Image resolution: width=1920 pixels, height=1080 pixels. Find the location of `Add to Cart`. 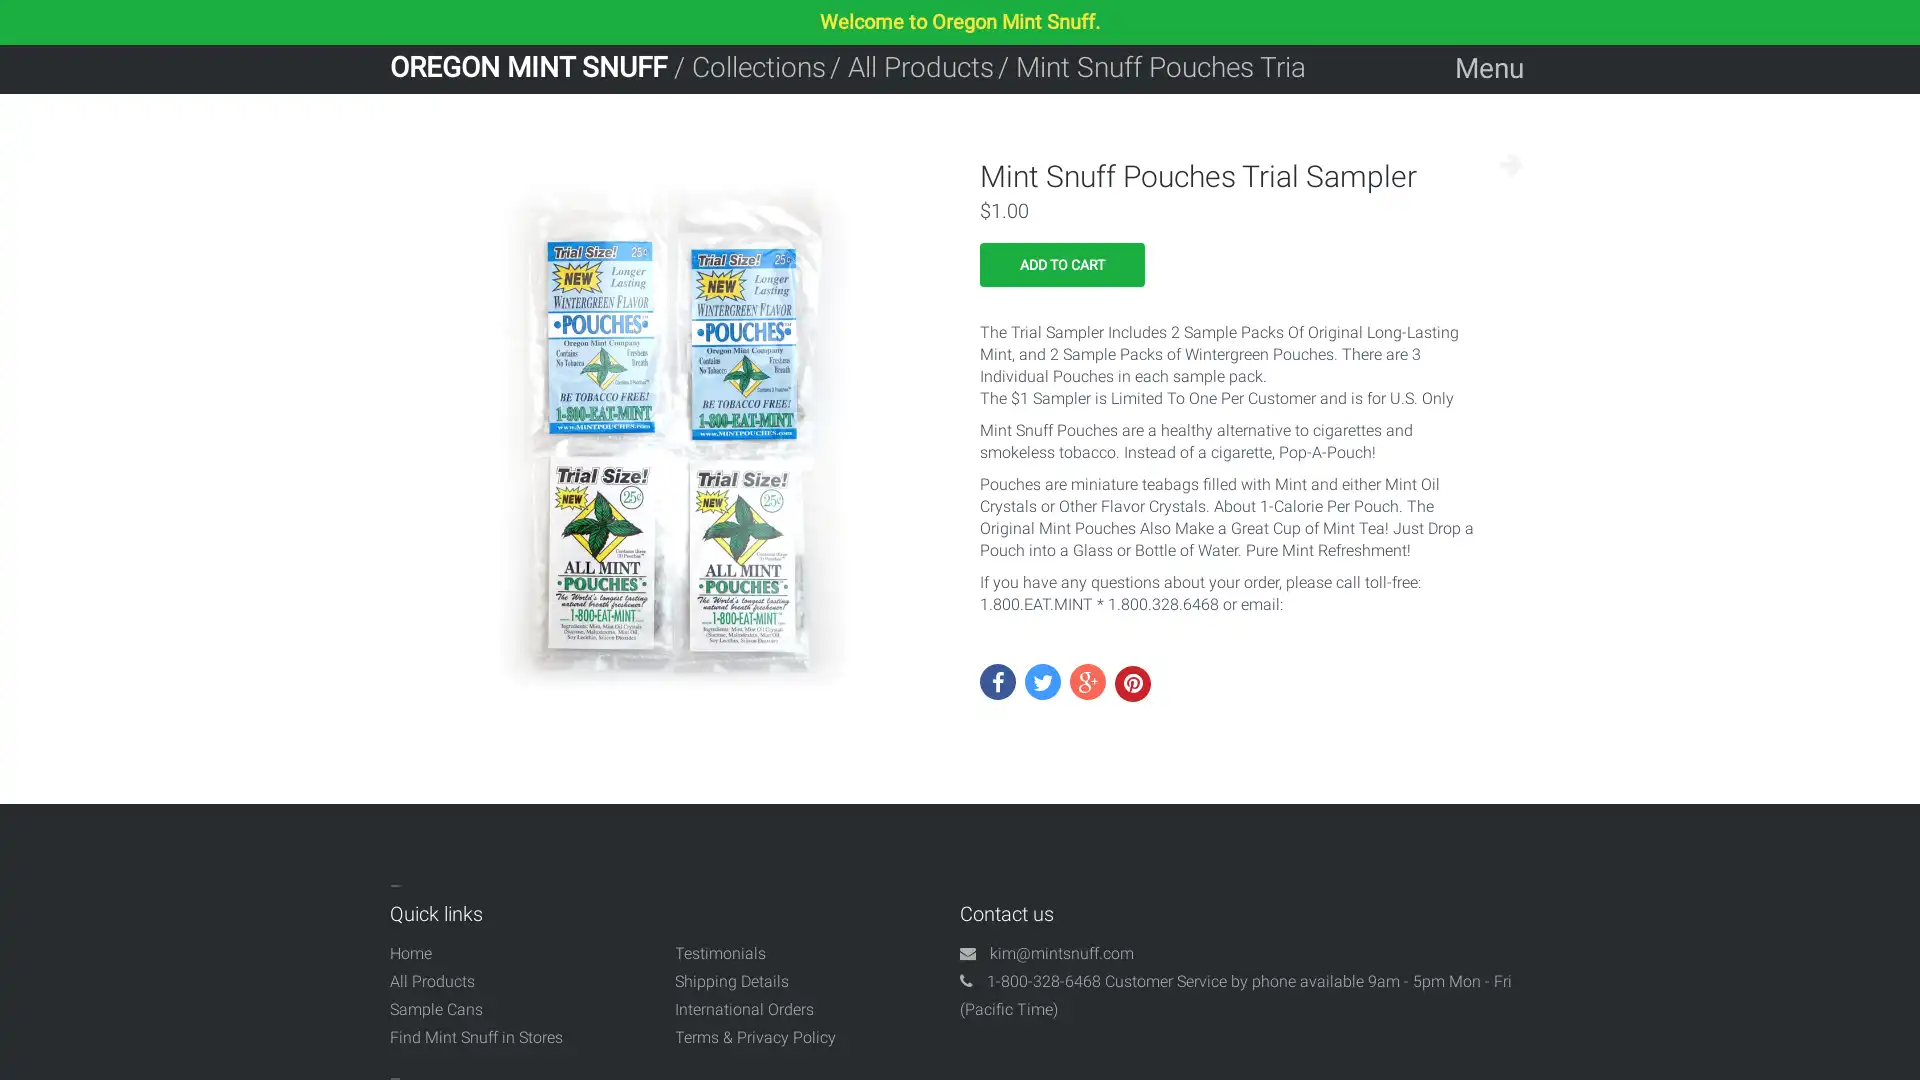

Add to Cart is located at coordinates (1061, 264).